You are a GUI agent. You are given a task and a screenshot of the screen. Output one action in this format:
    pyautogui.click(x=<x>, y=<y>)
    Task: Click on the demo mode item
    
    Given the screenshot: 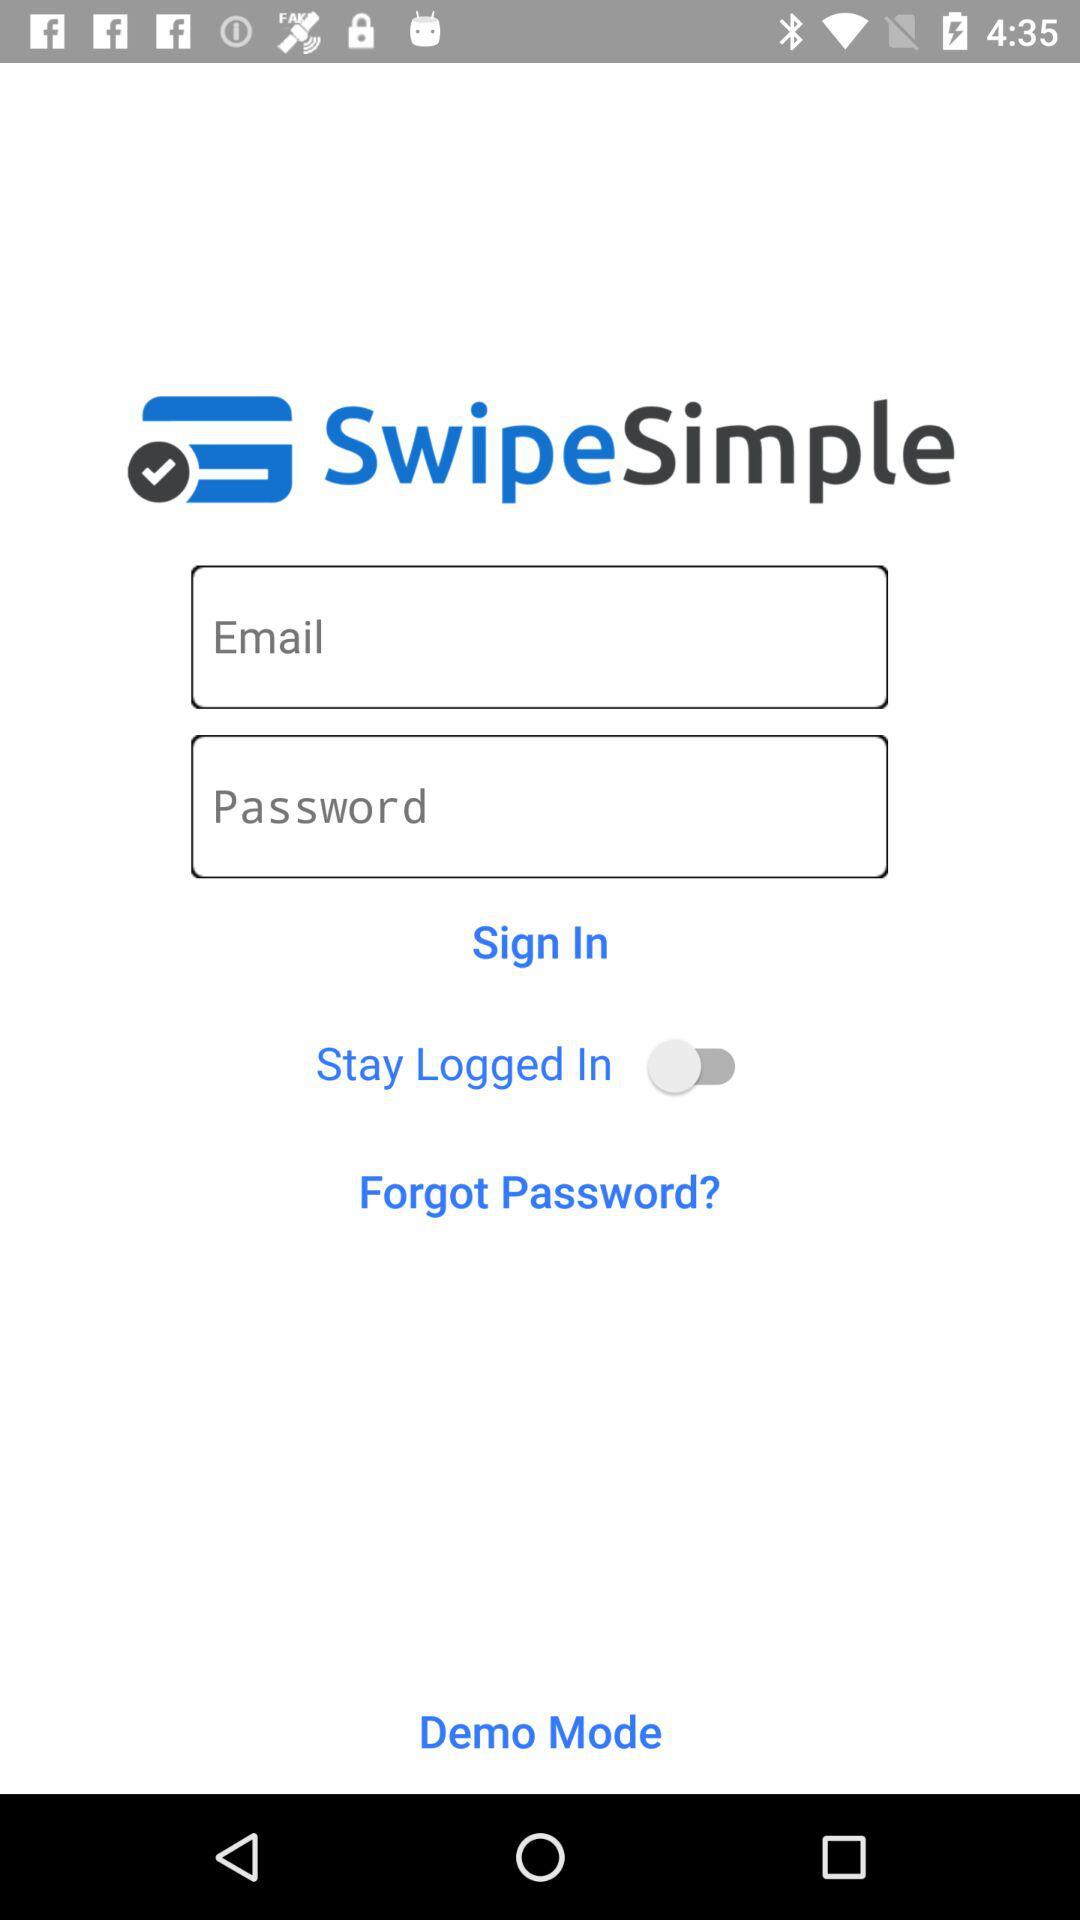 What is the action you would take?
    pyautogui.click(x=540, y=1730)
    